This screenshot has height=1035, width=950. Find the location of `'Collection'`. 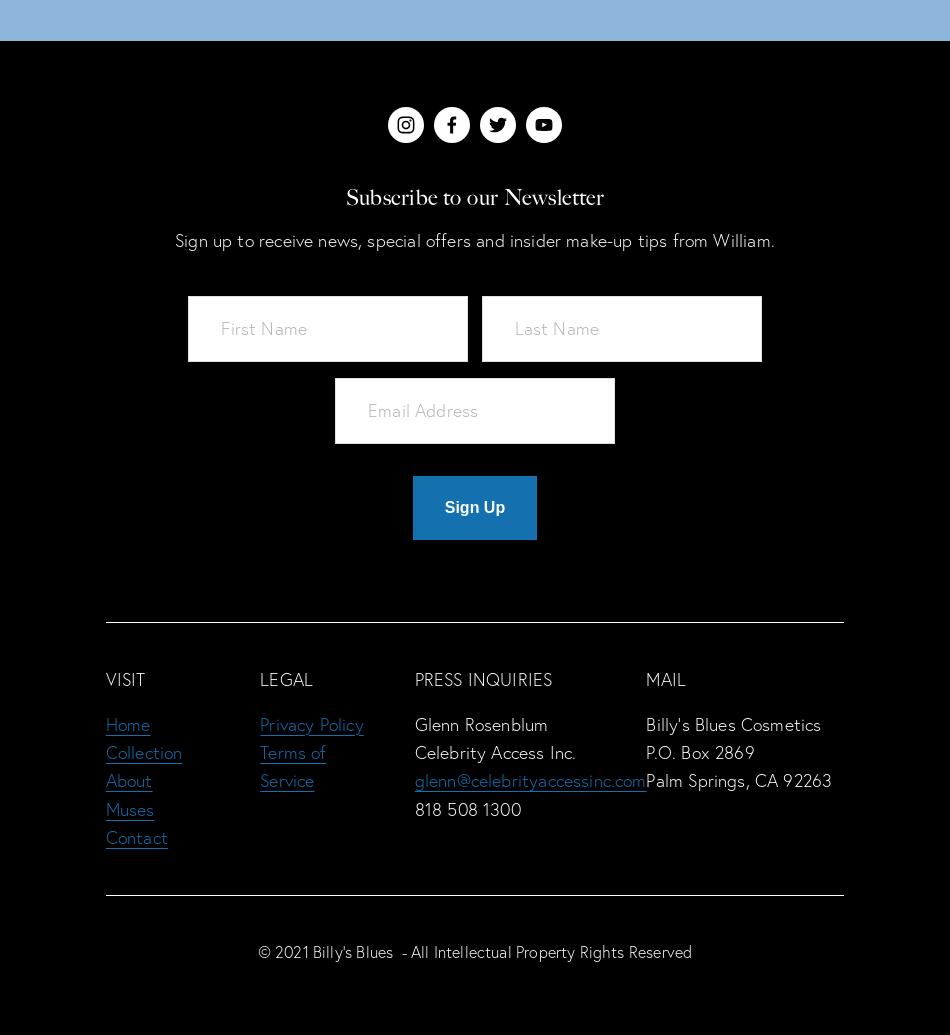

'Collection' is located at coordinates (104, 750).